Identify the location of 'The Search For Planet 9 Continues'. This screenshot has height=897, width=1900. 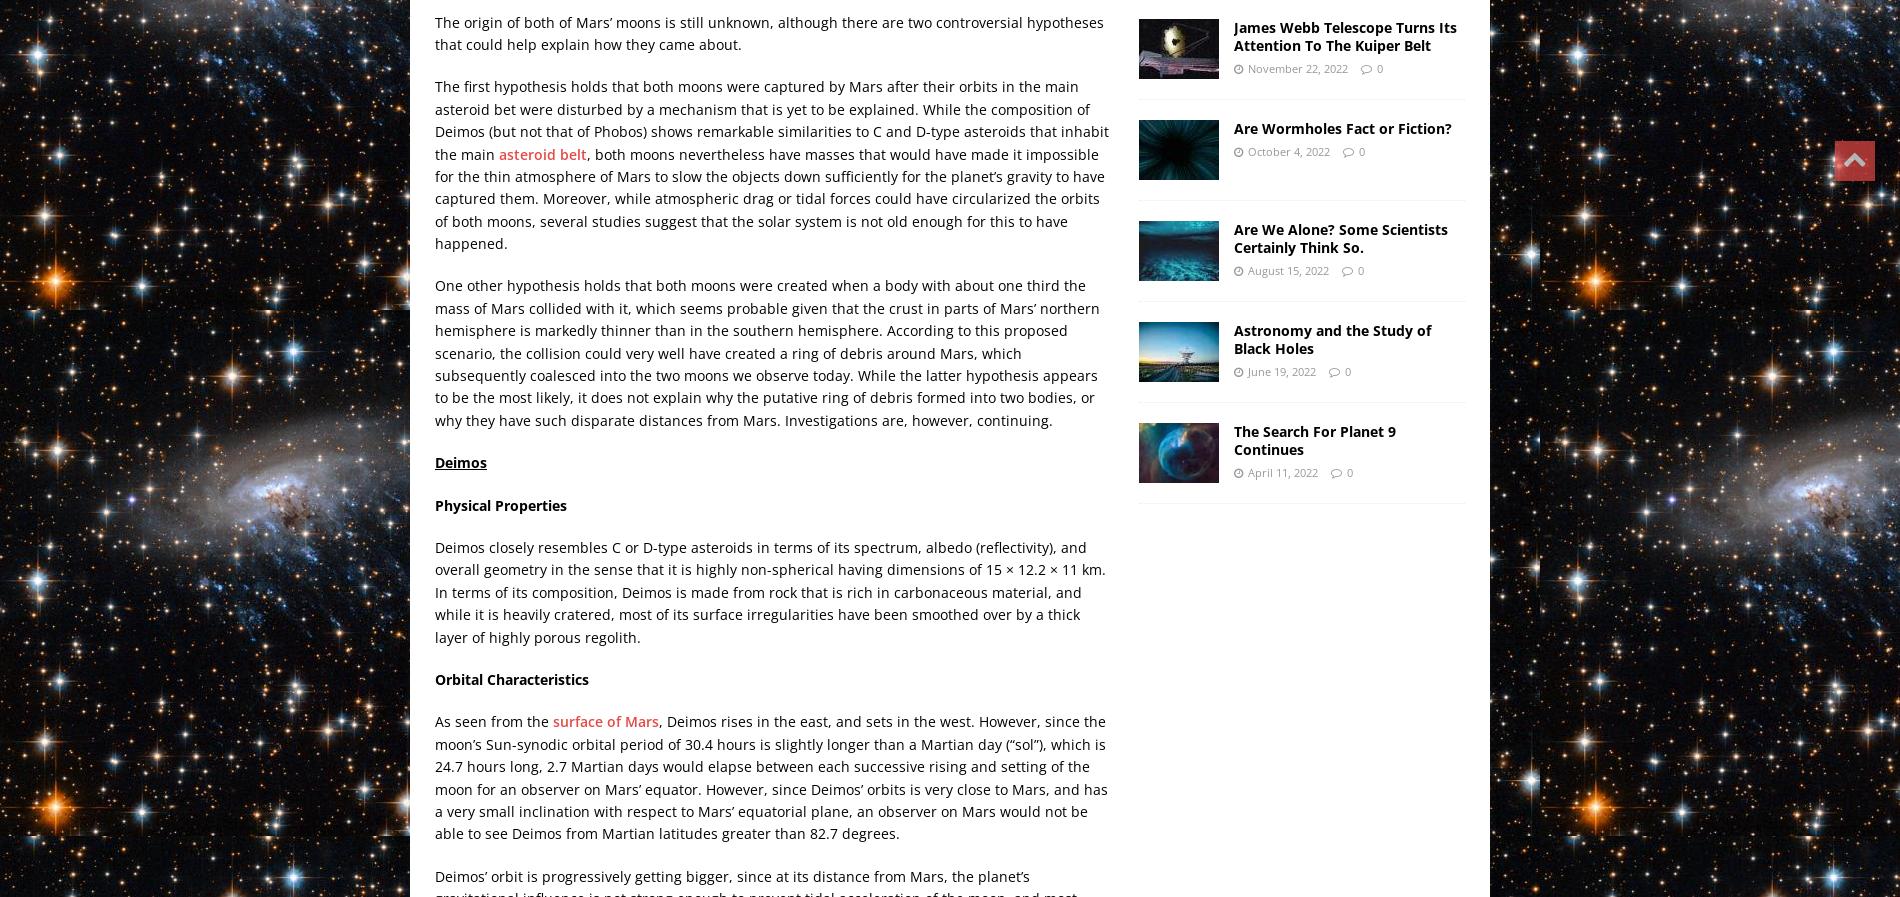
(1313, 438).